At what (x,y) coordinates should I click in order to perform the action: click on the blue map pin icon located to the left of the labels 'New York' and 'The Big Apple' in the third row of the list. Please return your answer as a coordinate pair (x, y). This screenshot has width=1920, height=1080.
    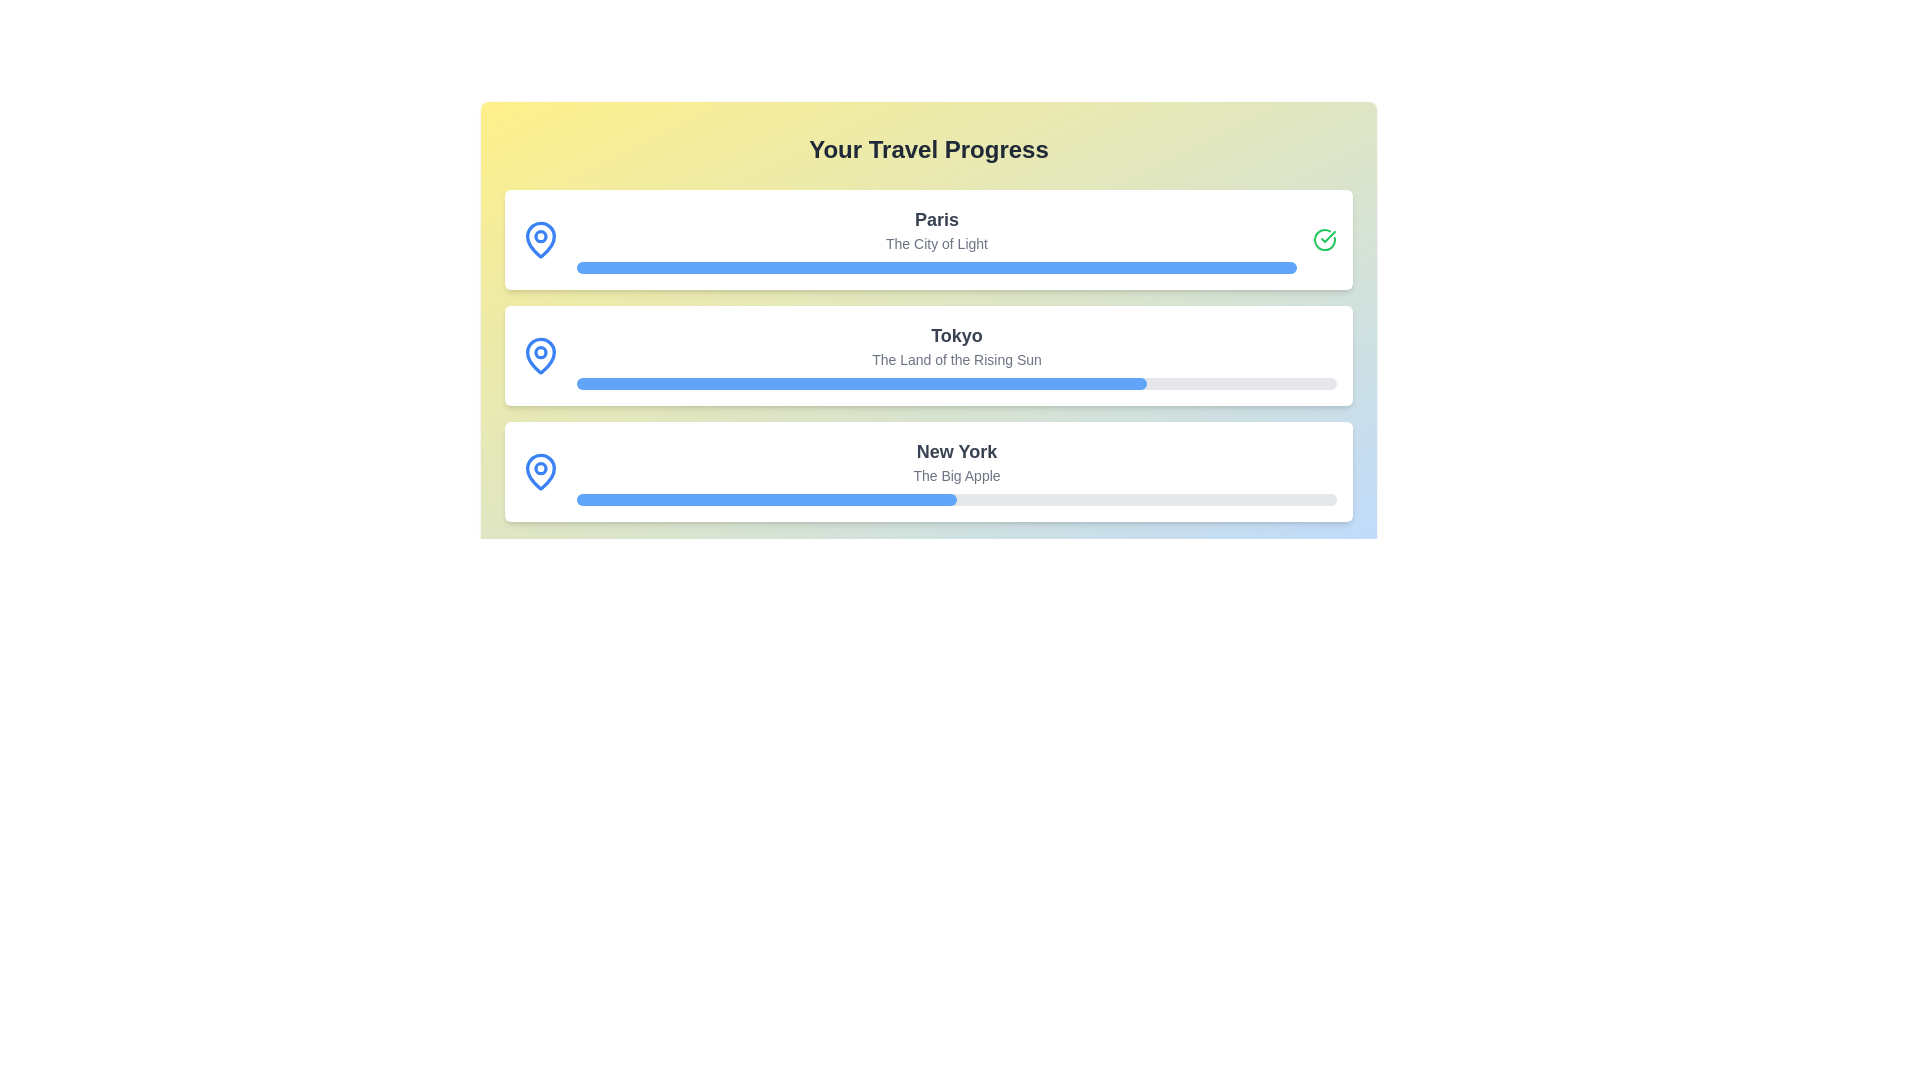
    Looking at the image, I should click on (541, 471).